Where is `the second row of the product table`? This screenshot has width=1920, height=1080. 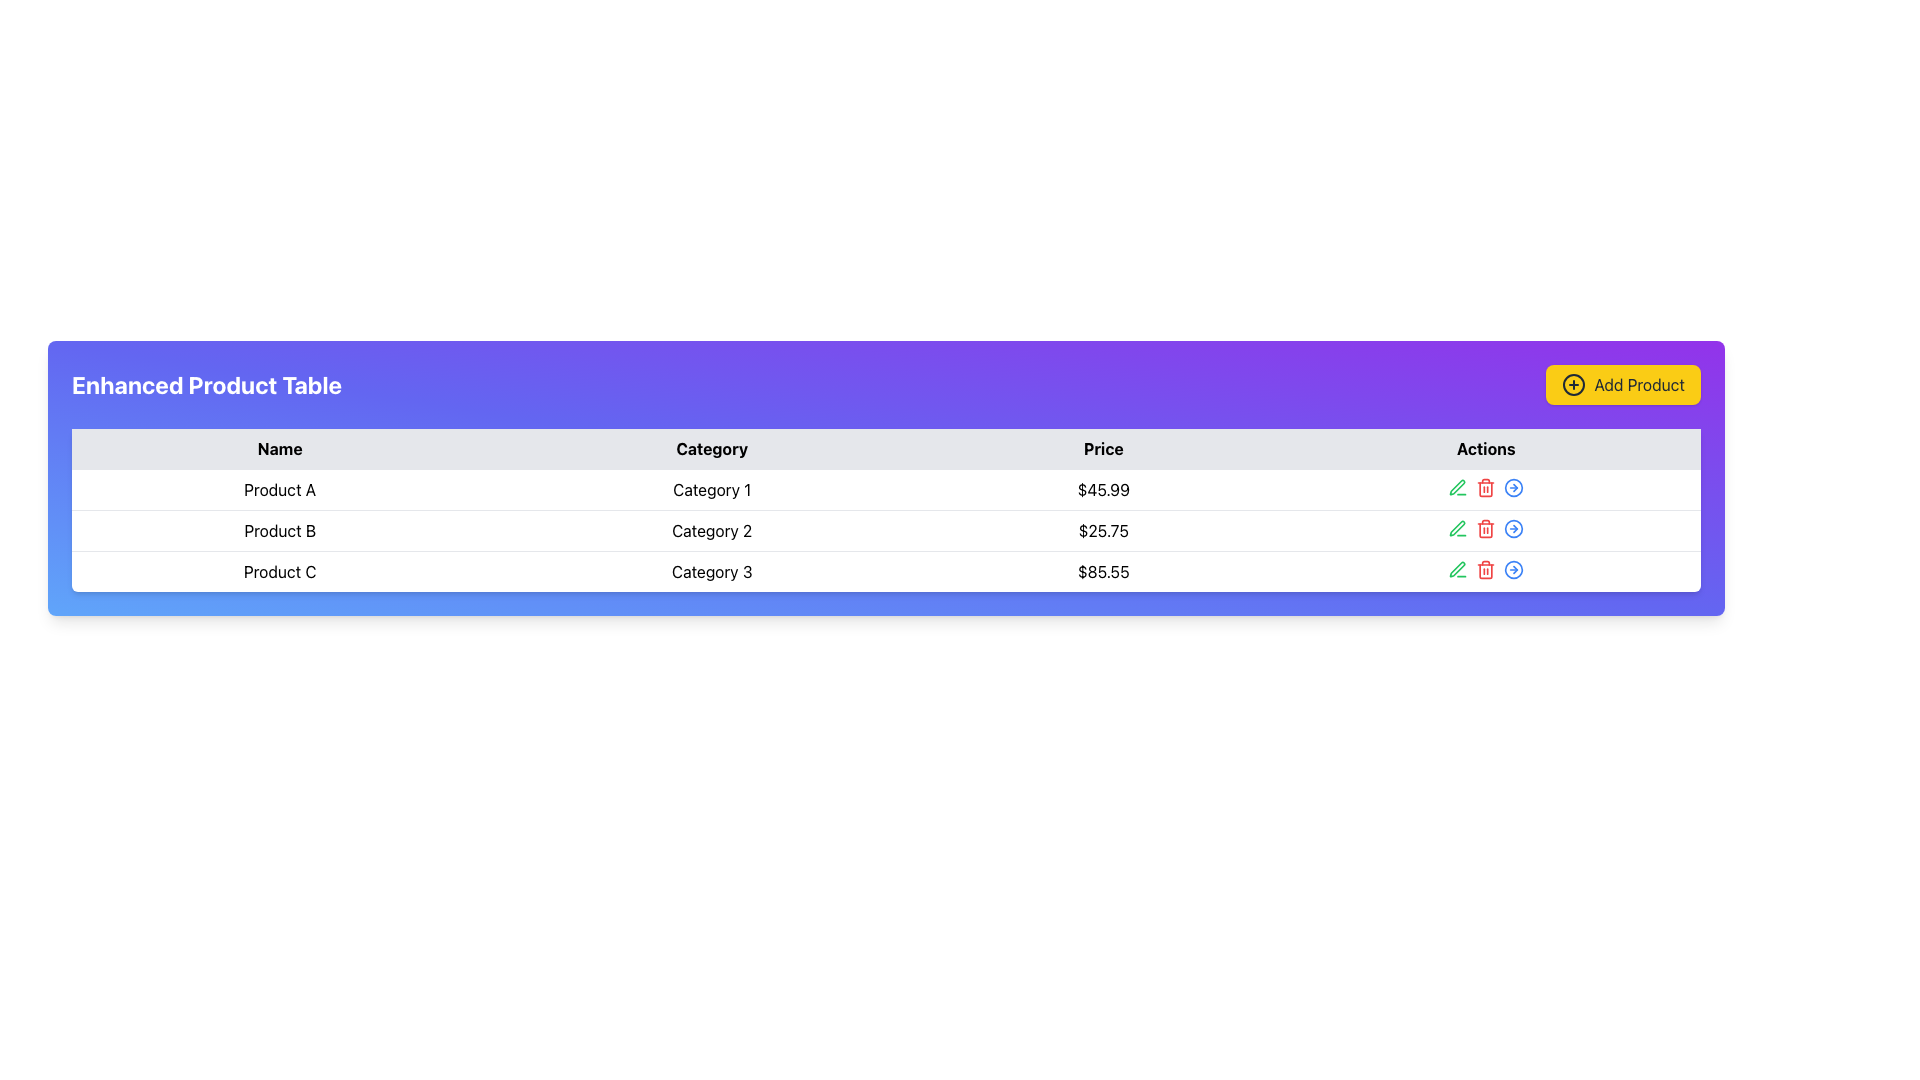
the second row of the product table is located at coordinates (885, 530).